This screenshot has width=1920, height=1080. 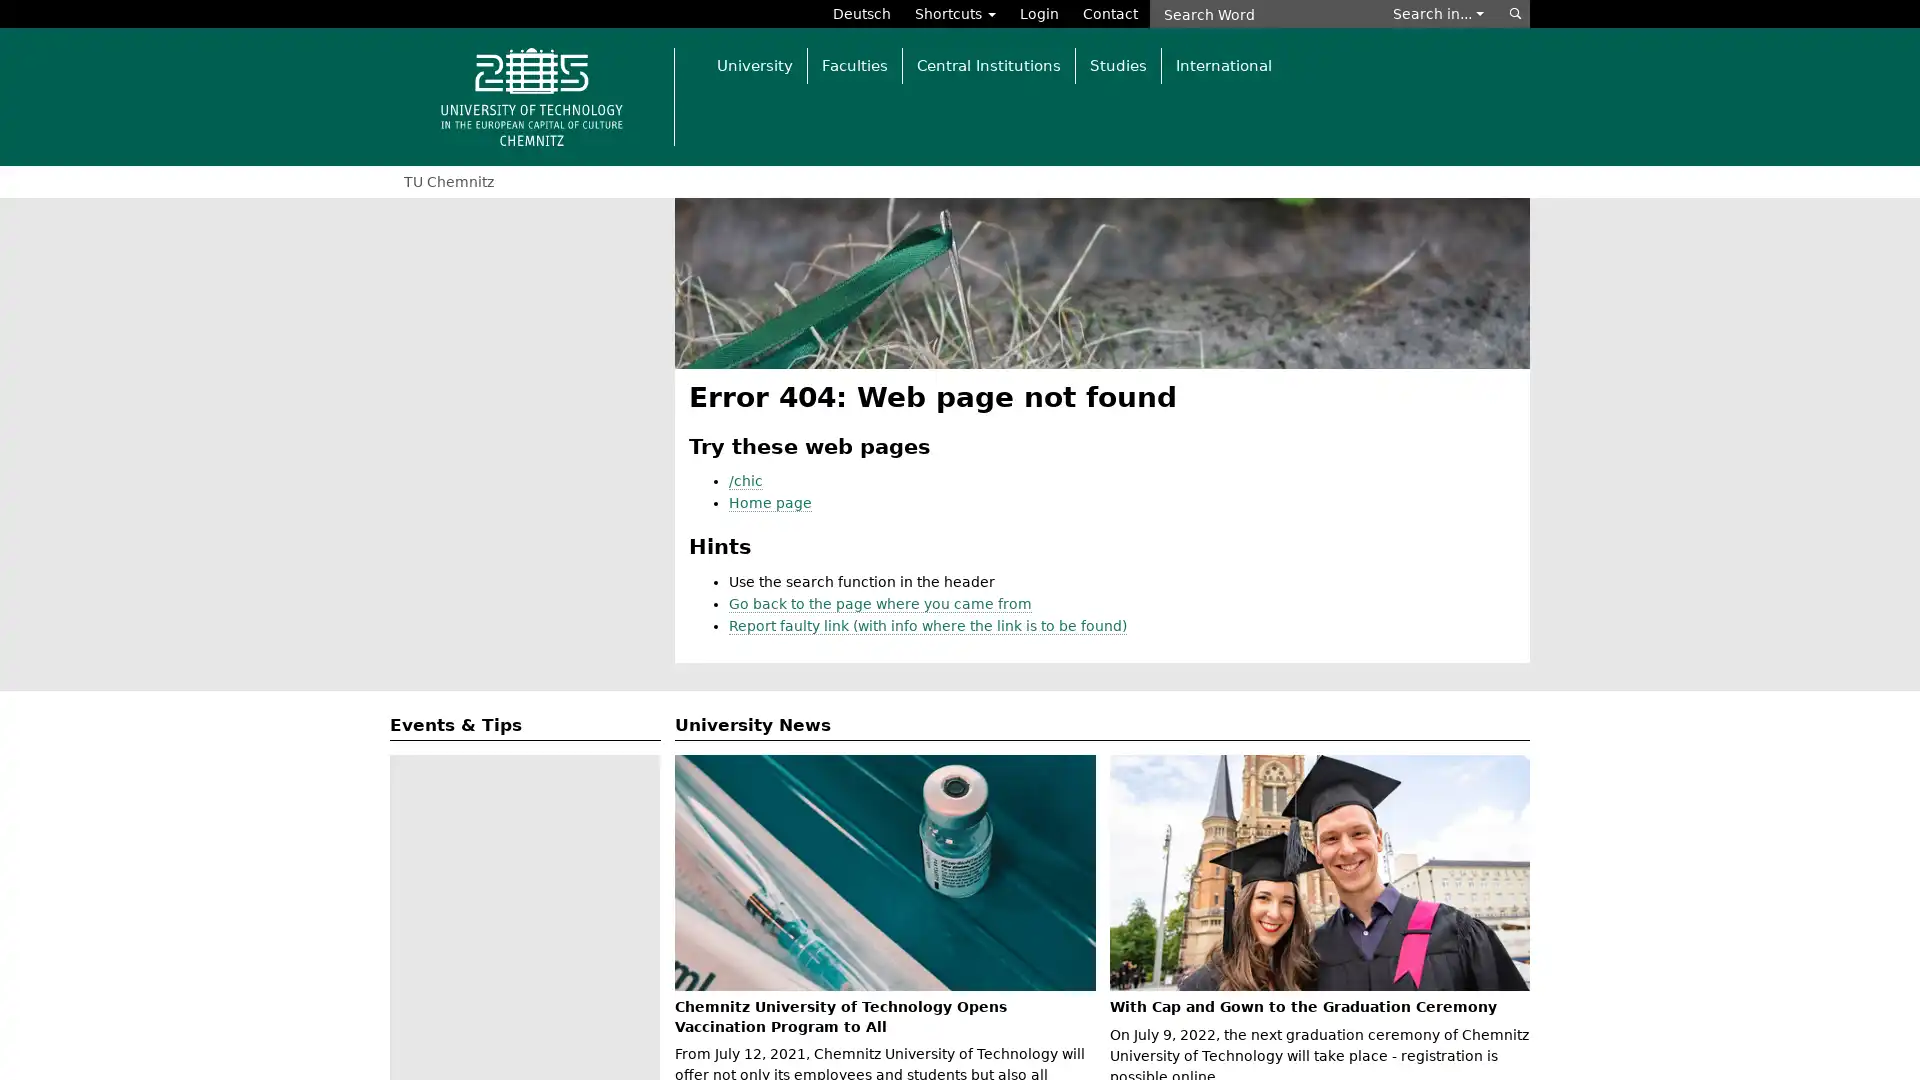 I want to click on Faculties, so click(x=854, y=64).